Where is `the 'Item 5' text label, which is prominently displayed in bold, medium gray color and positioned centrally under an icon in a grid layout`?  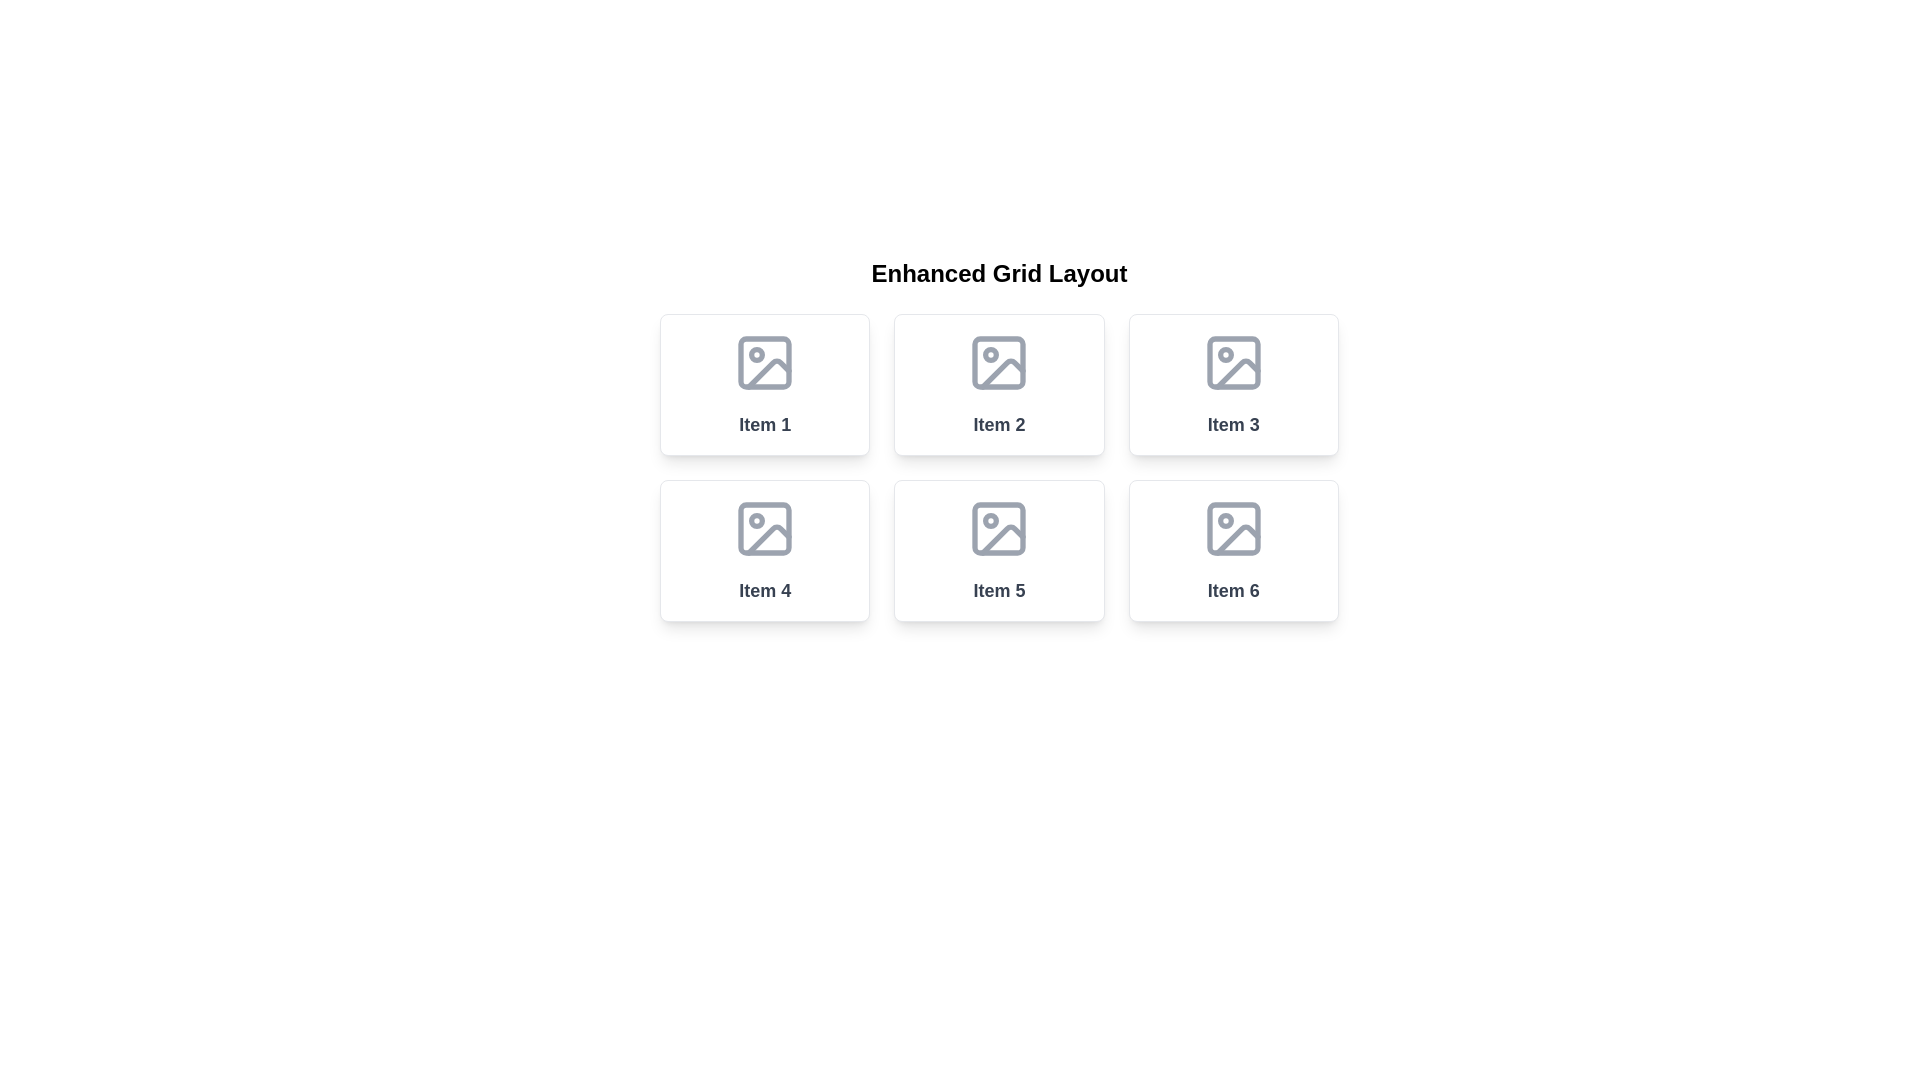 the 'Item 5' text label, which is prominently displayed in bold, medium gray color and positioned centrally under an icon in a grid layout is located at coordinates (999, 589).